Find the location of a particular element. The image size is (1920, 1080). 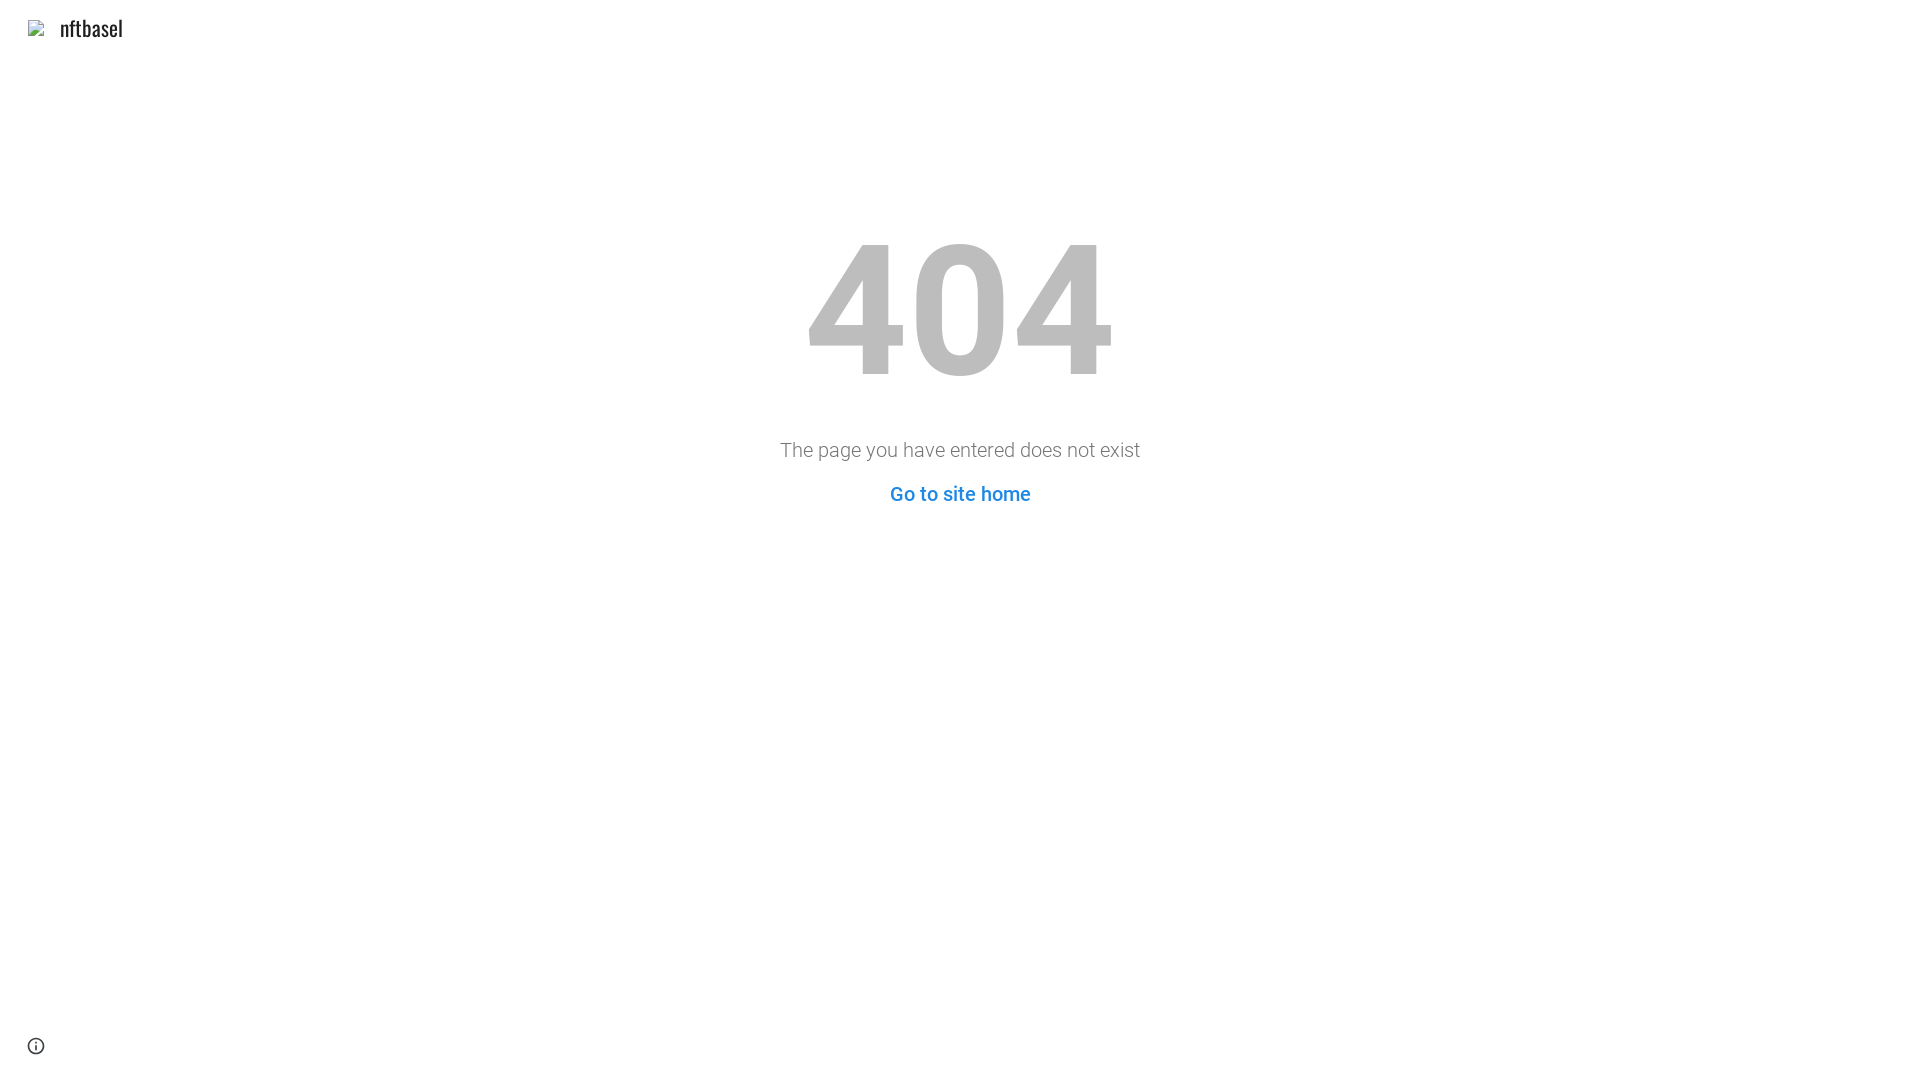

'Go to site home' is located at coordinates (960, 493).